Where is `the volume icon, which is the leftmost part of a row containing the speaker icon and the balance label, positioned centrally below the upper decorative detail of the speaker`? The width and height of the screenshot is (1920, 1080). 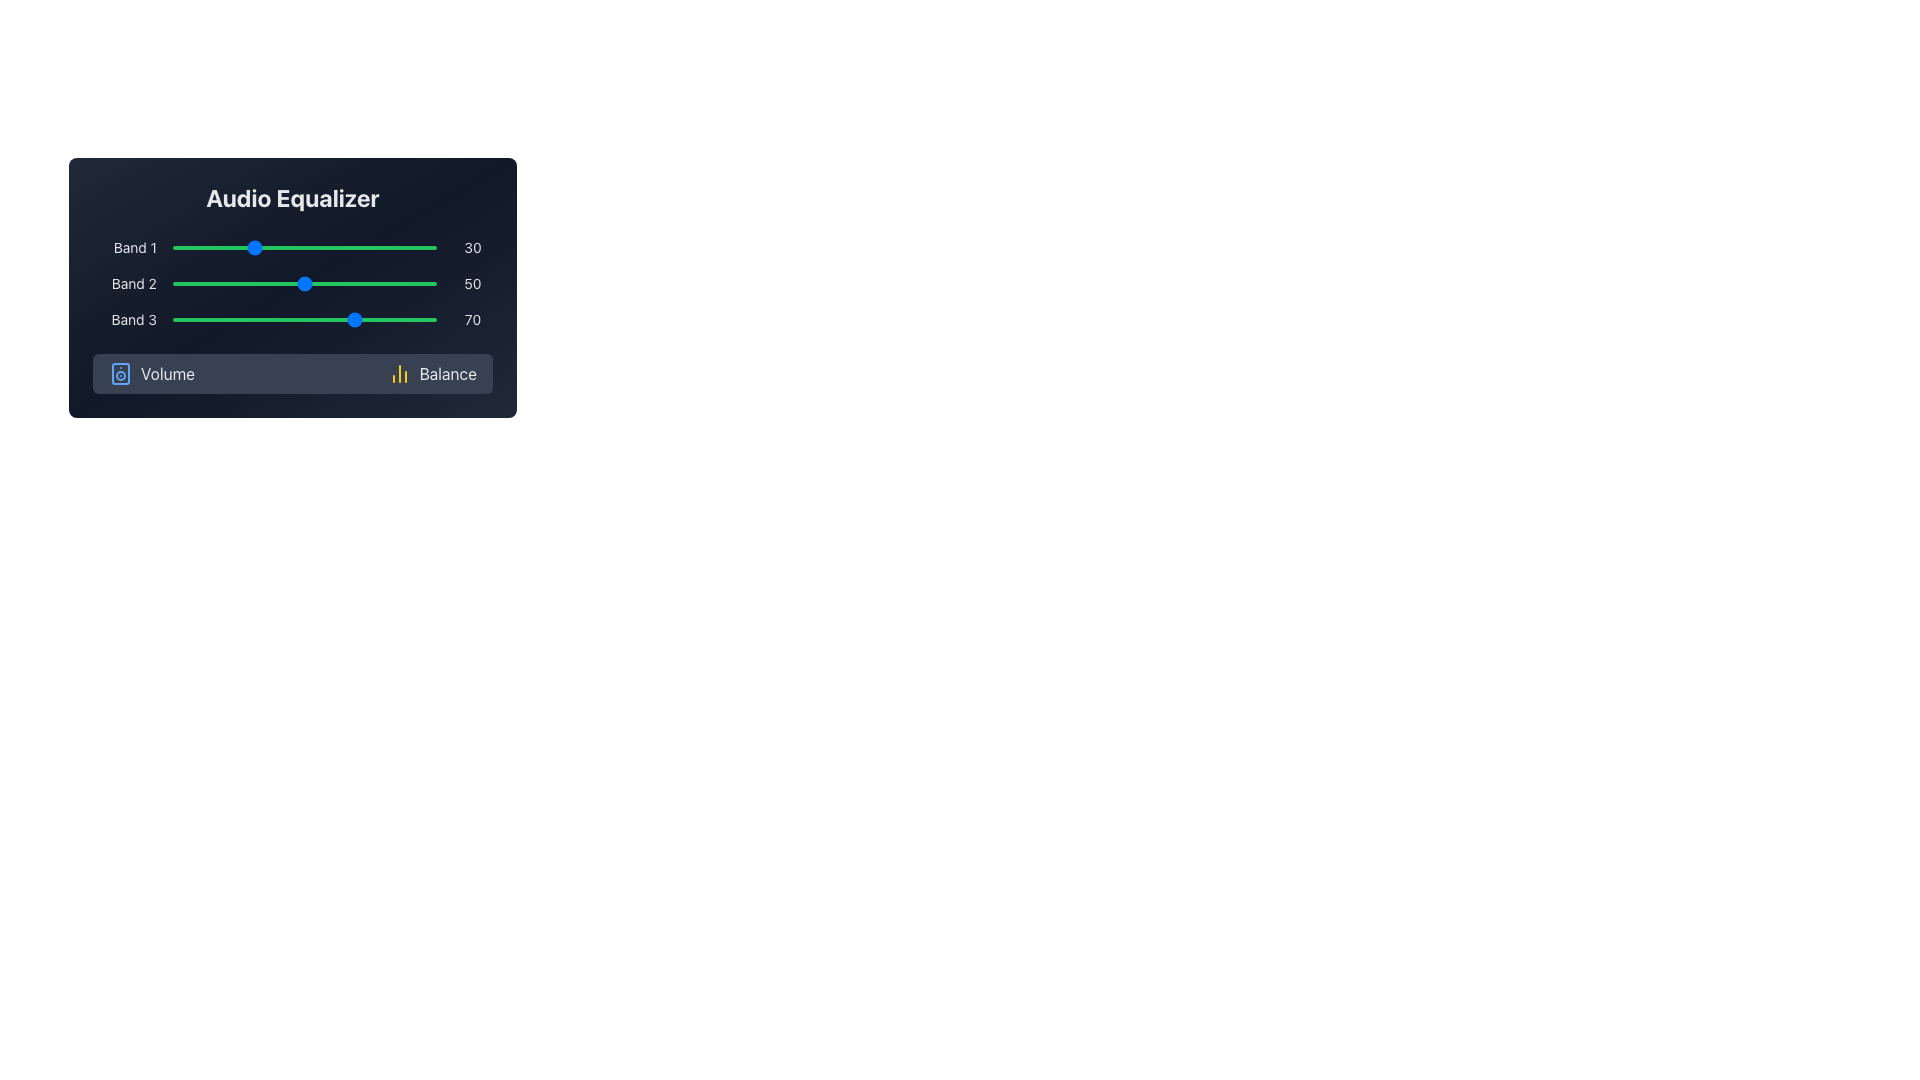
the volume icon, which is the leftmost part of a row containing the speaker icon and the balance label, positioned centrally below the upper decorative detail of the speaker is located at coordinates (119, 374).